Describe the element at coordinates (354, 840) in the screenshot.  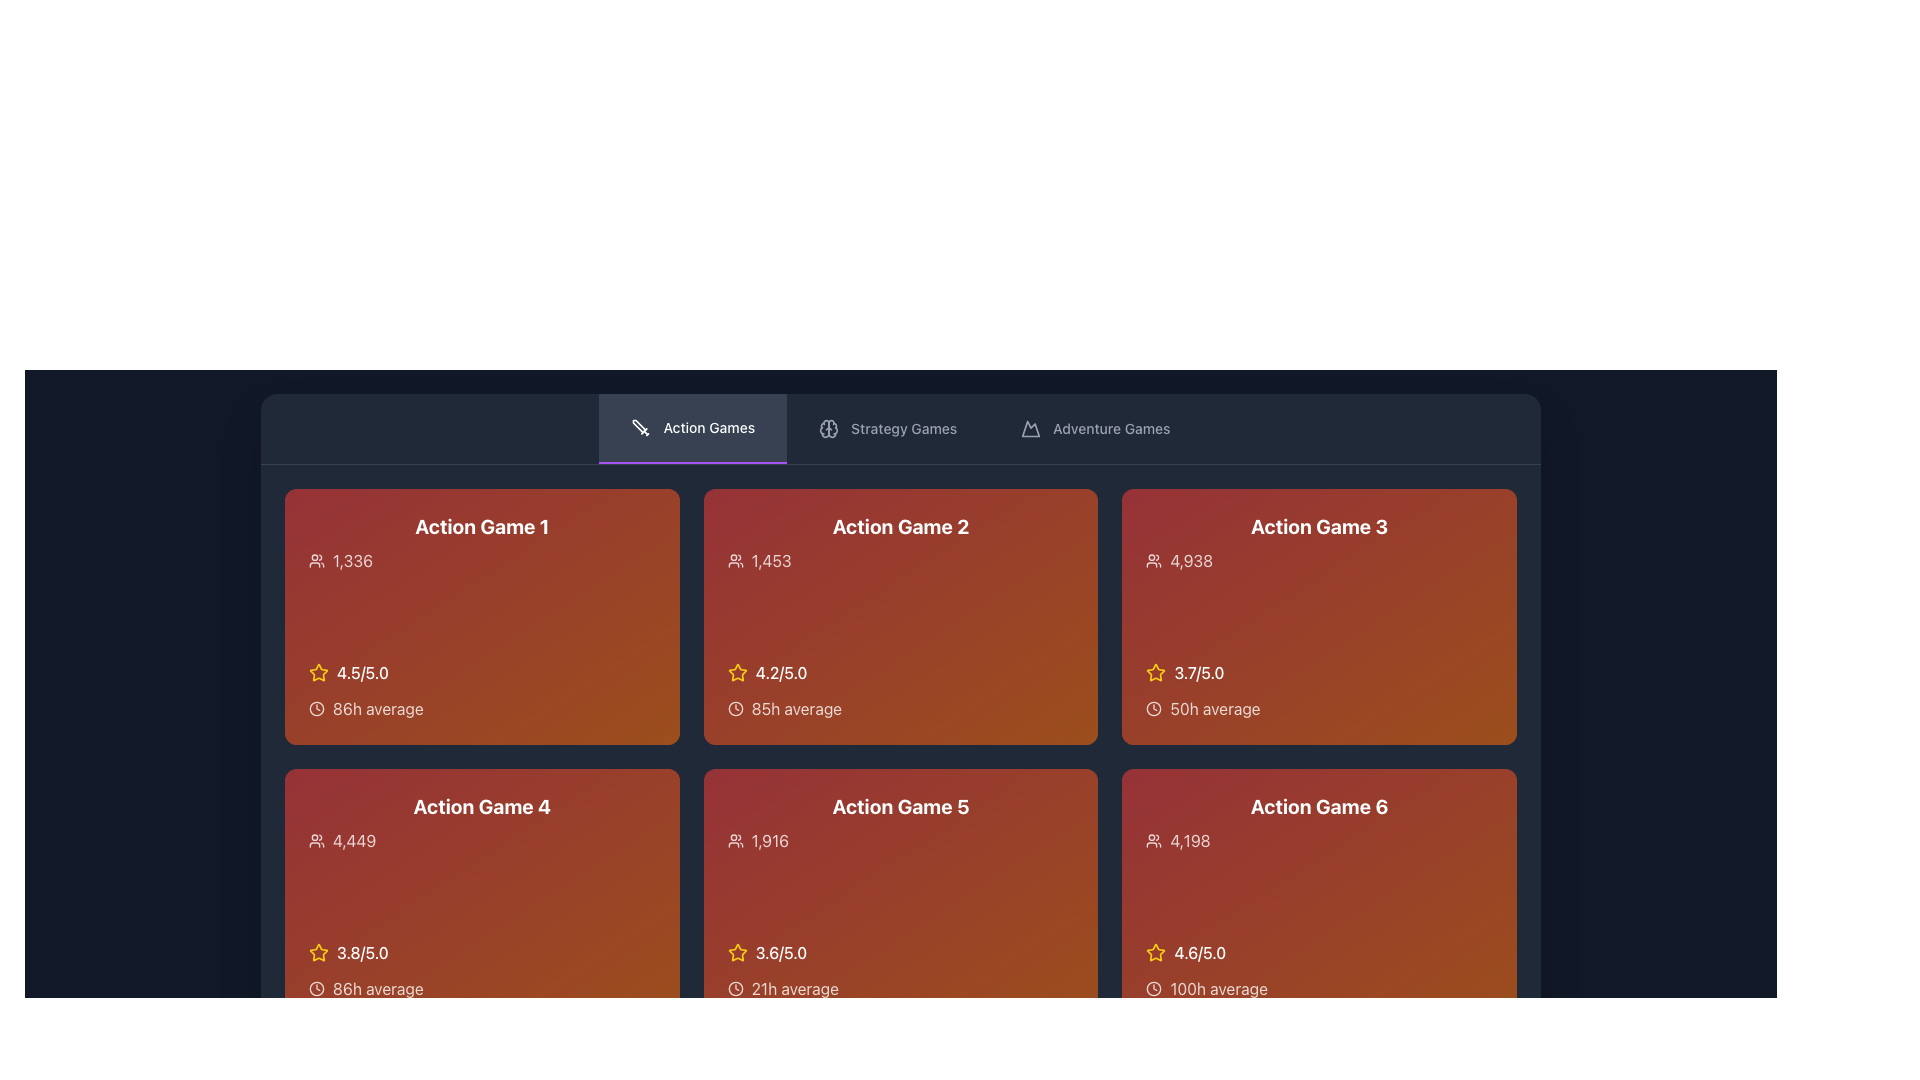
I see `the Text Label displaying the user count located in the fourth panel, second row, first column, positioned directly to the right of the user-shaped icon` at that location.